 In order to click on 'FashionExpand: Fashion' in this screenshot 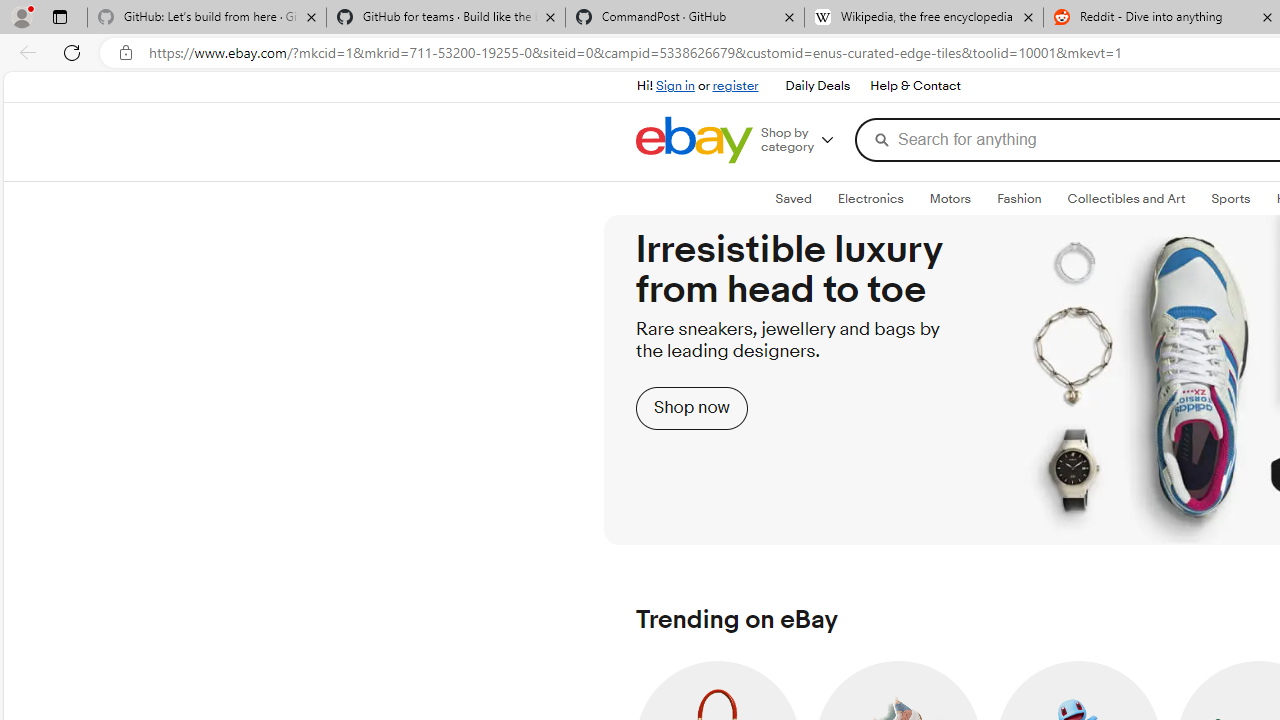, I will do `click(1019, 199)`.